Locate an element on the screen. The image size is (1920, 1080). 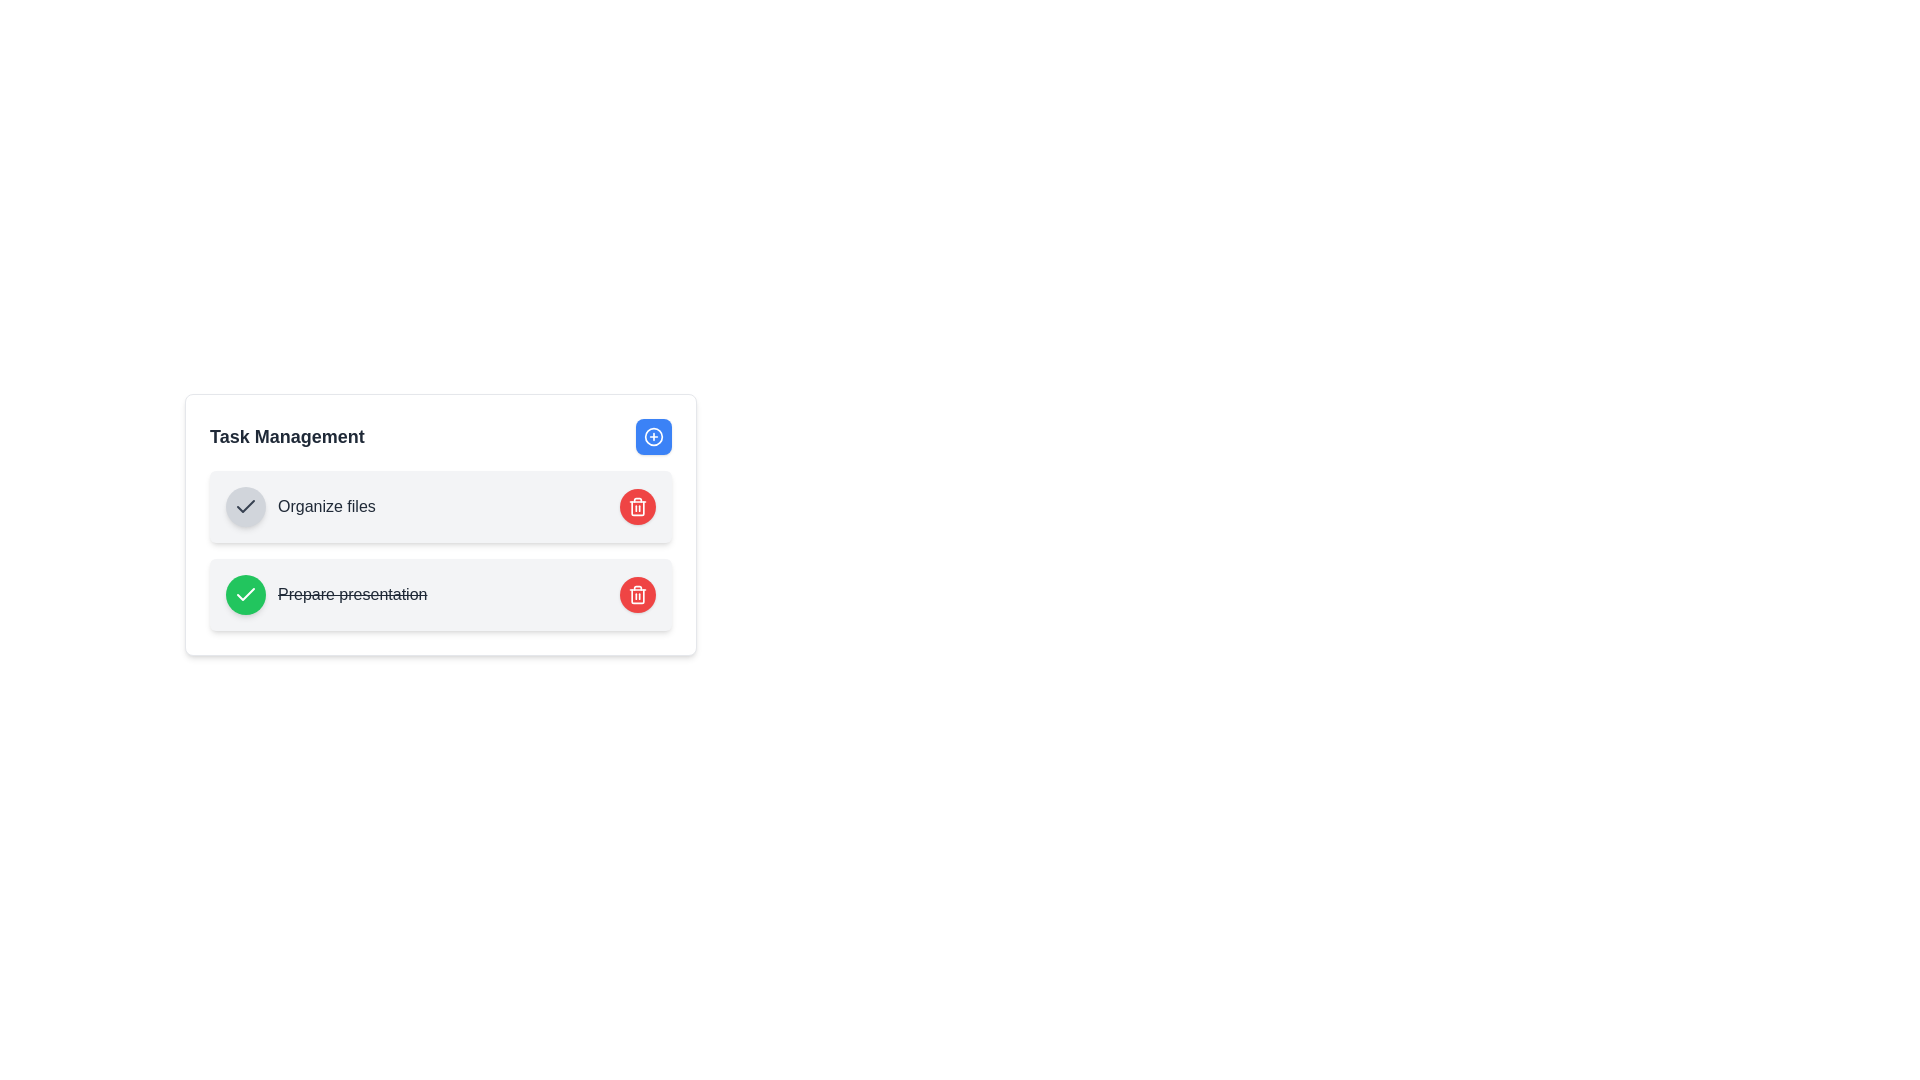
the bottom portion of the trash bin icon, which is part of the 'lucide-trash2' class, located to the far right of the 'Prepare presentation' task item in the 'Task Management' list interface is located at coordinates (637, 507).